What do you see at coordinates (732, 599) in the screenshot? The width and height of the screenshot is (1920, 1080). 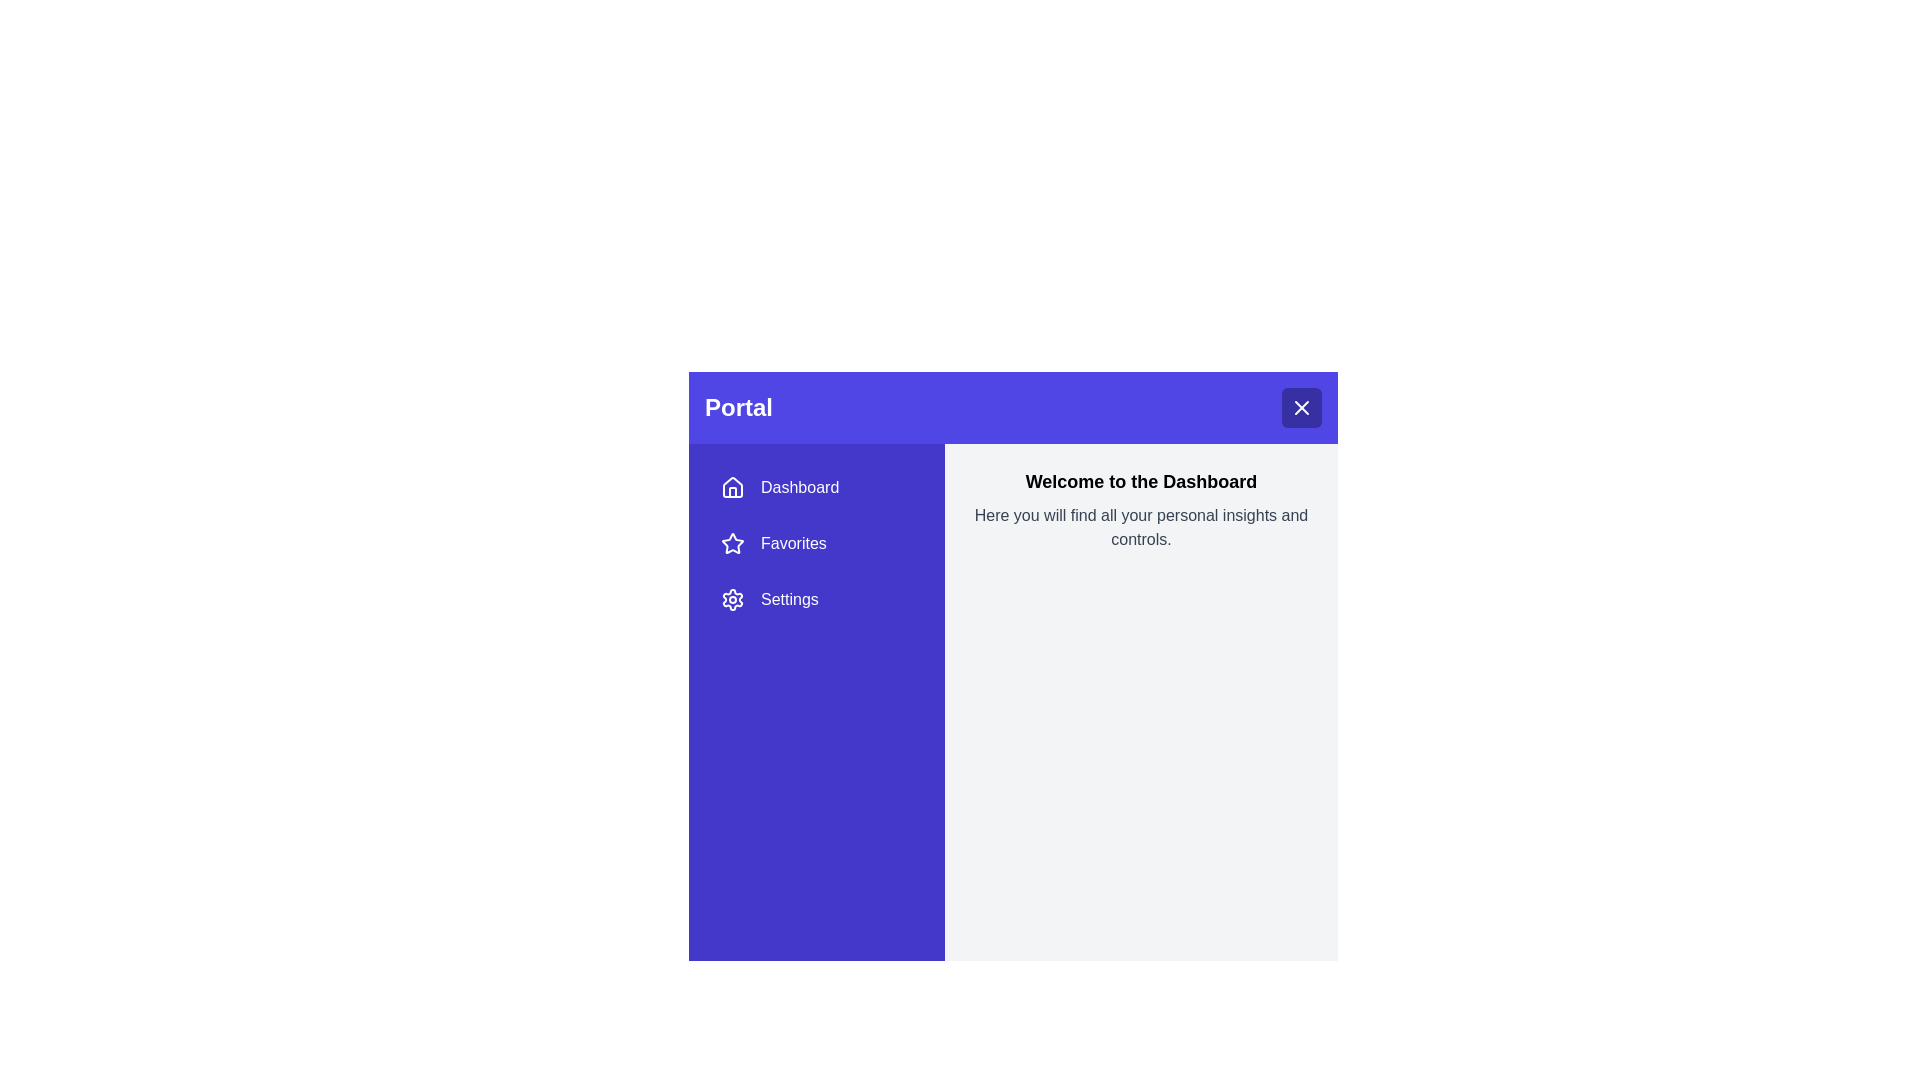 I see `the gear-like icon associated with the 'Settings' option in the vertical navigation menu, located below the 'Favorites' icon` at bounding box center [732, 599].